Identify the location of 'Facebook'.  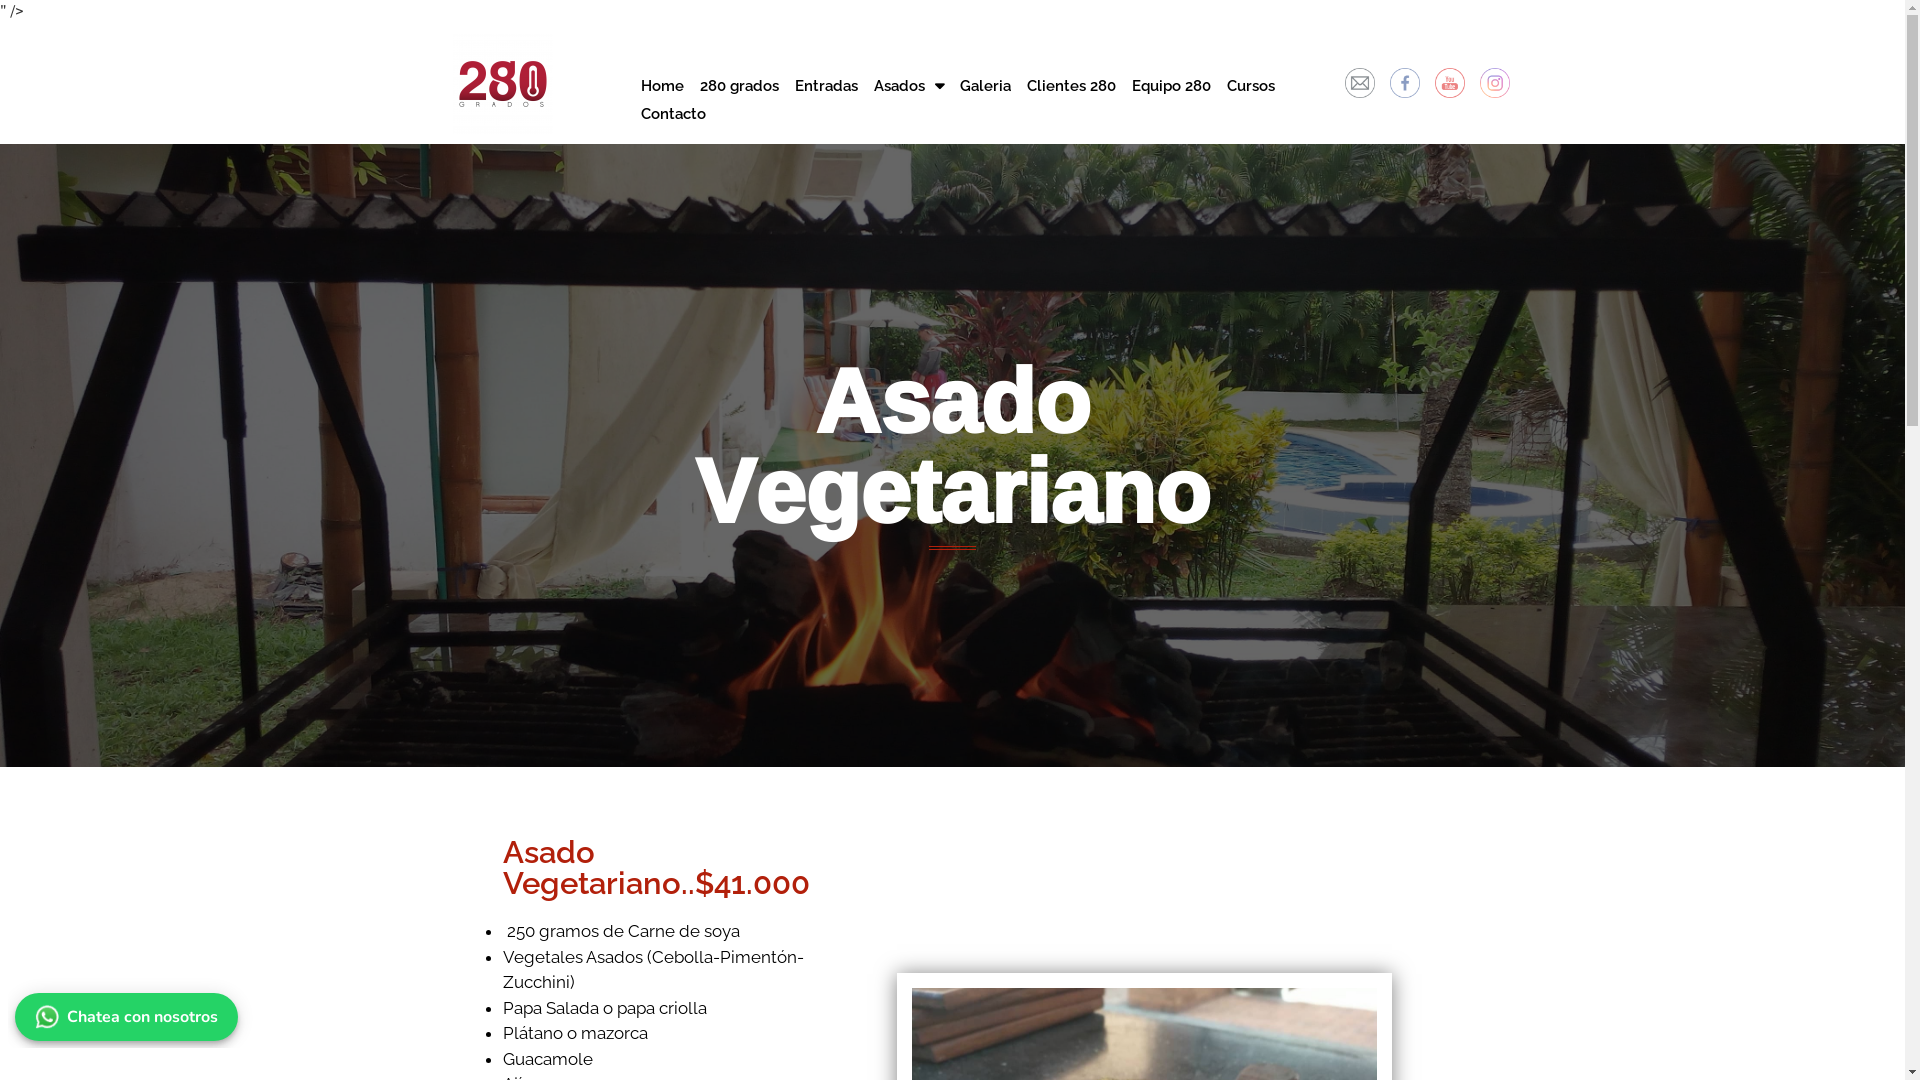
(1404, 82).